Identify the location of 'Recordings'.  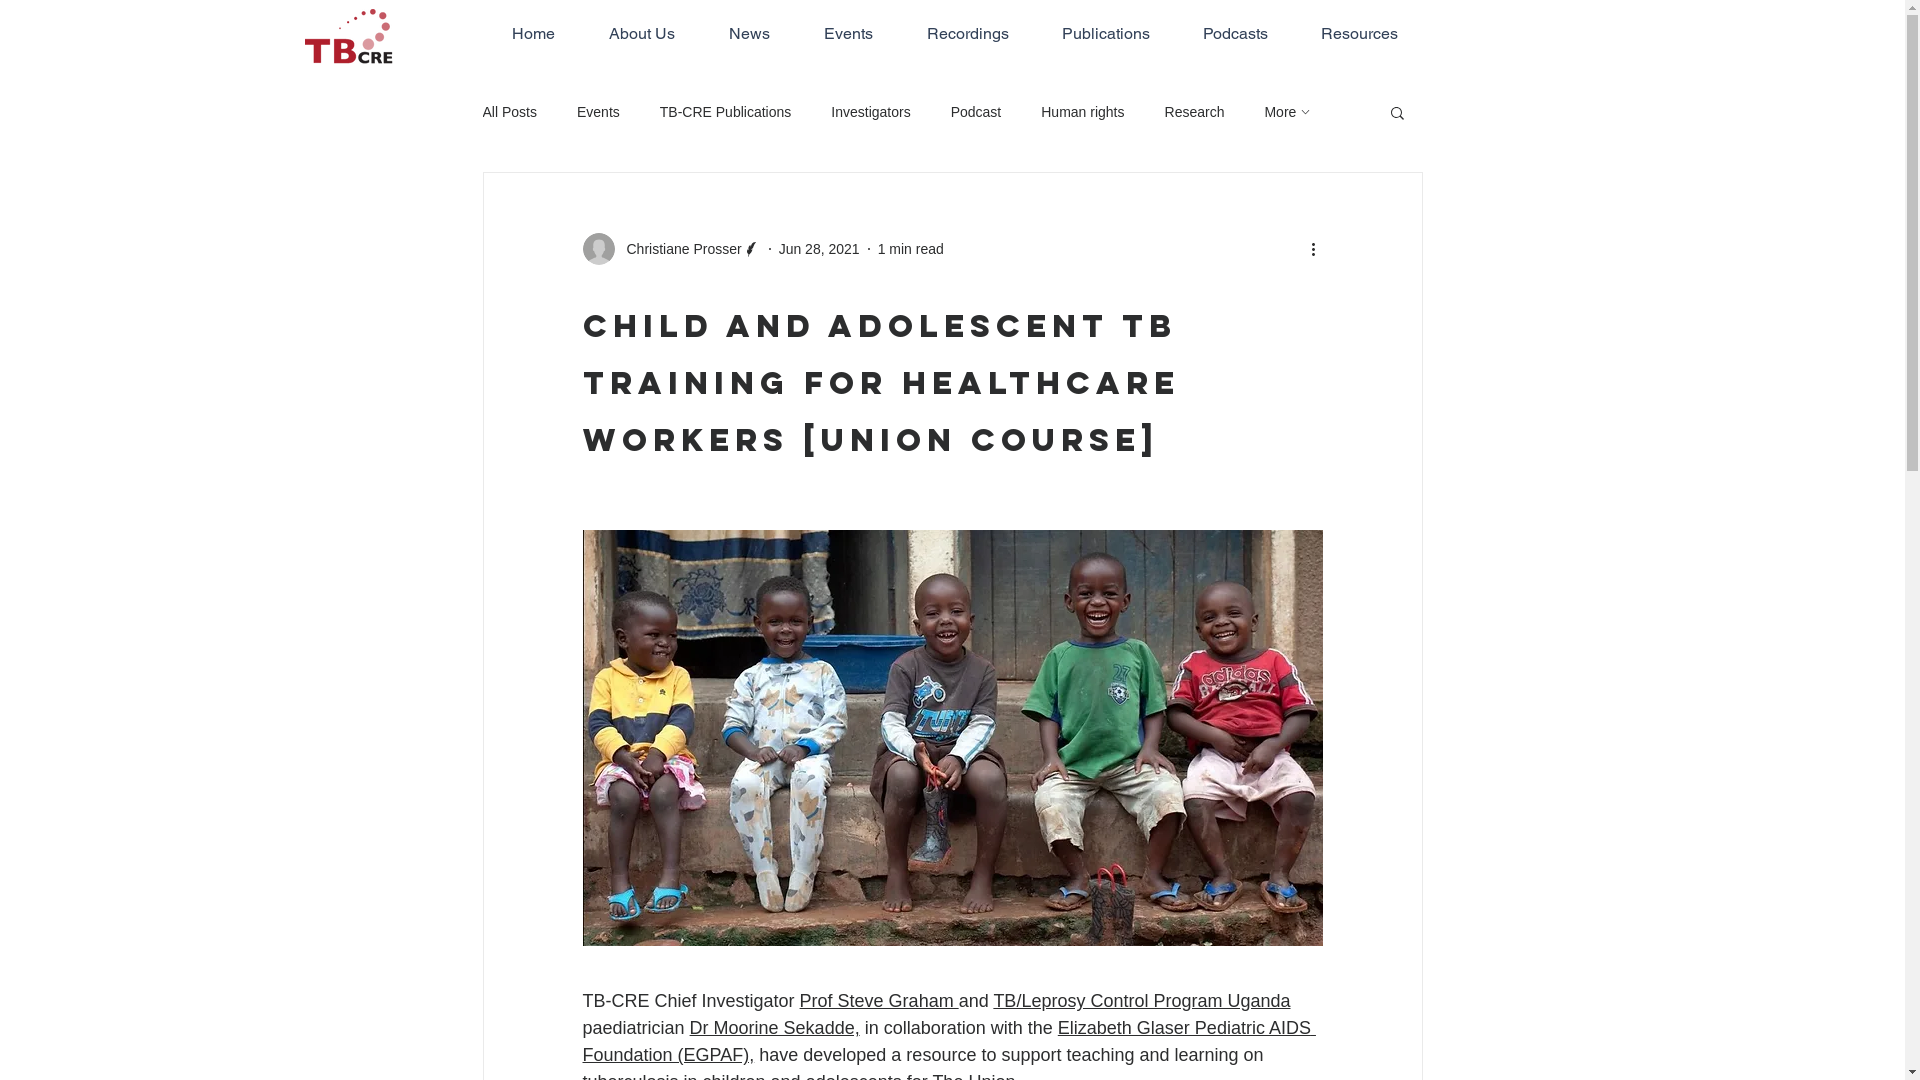
(966, 33).